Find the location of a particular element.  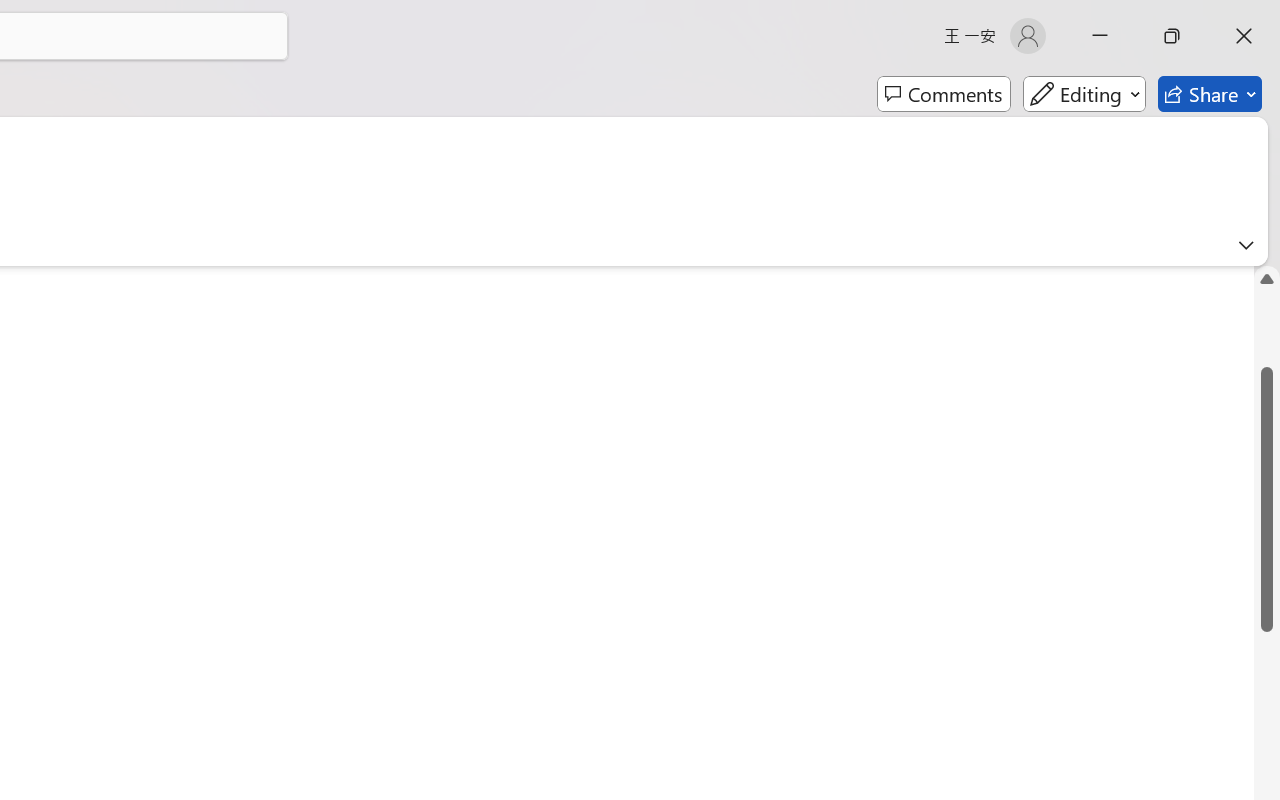

'Close' is located at coordinates (1243, 35).